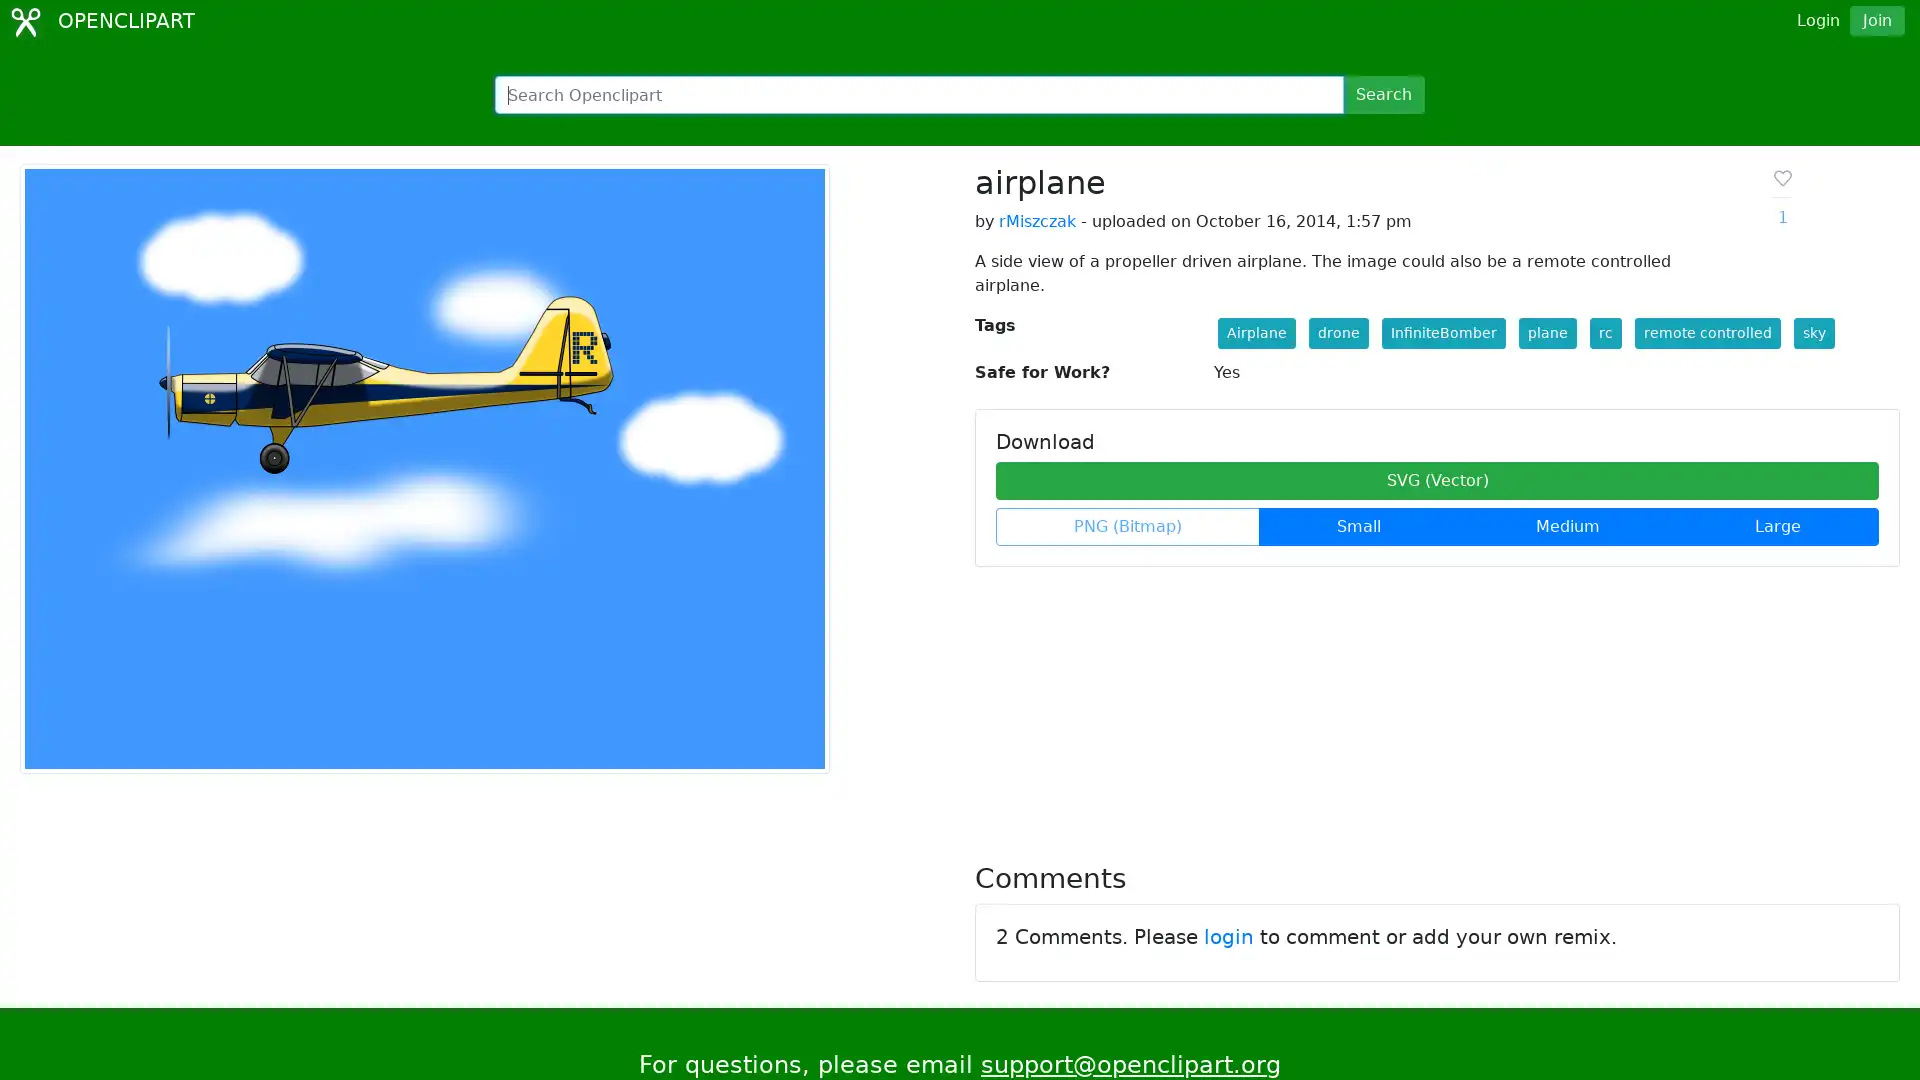 This screenshot has height=1080, width=1920. I want to click on Search, so click(1382, 95).